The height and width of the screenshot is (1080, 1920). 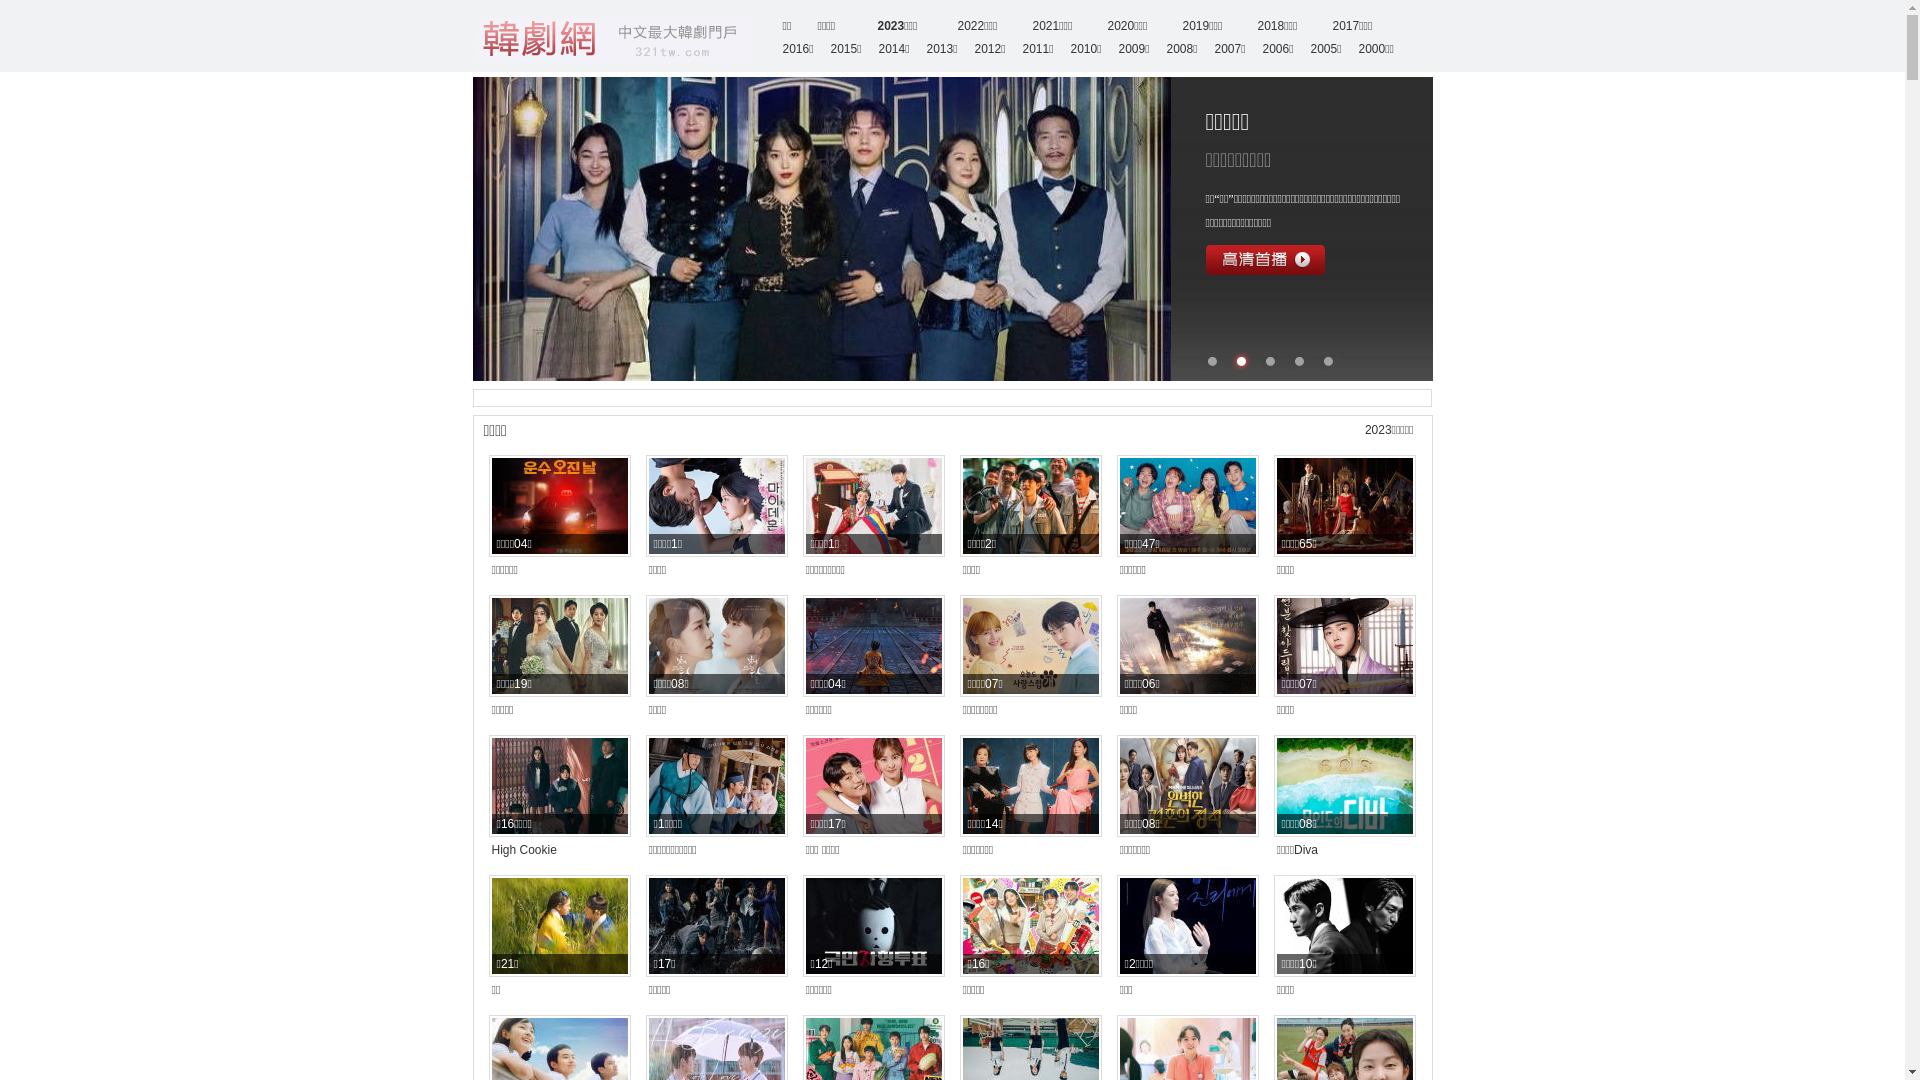 What do you see at coordinates (524, 849) in the screenshot?
I see `'High Cookie'` at bounding box center [524, 849].